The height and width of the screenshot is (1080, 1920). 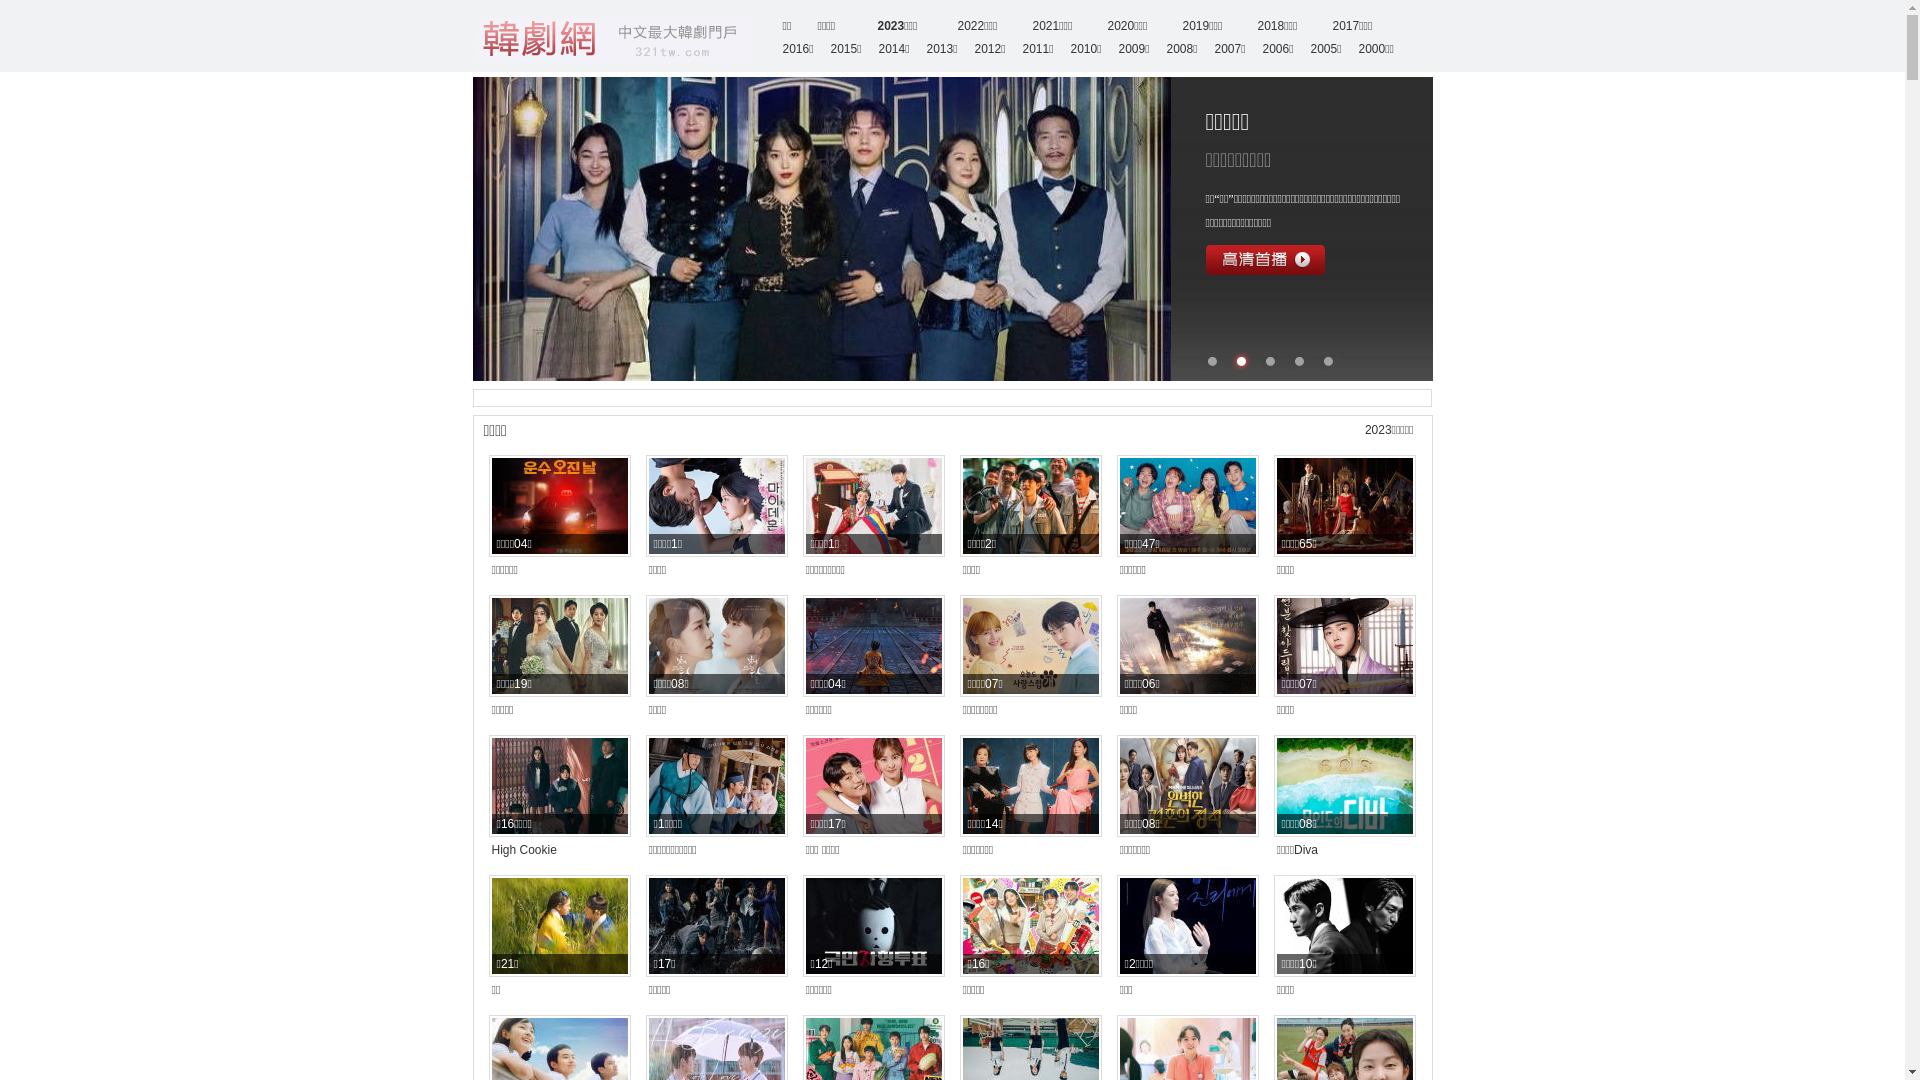 What do you see at coordinates (524, 849) in the screenshot?
I see `'High Cookie'` at bounding box center [524, 849].